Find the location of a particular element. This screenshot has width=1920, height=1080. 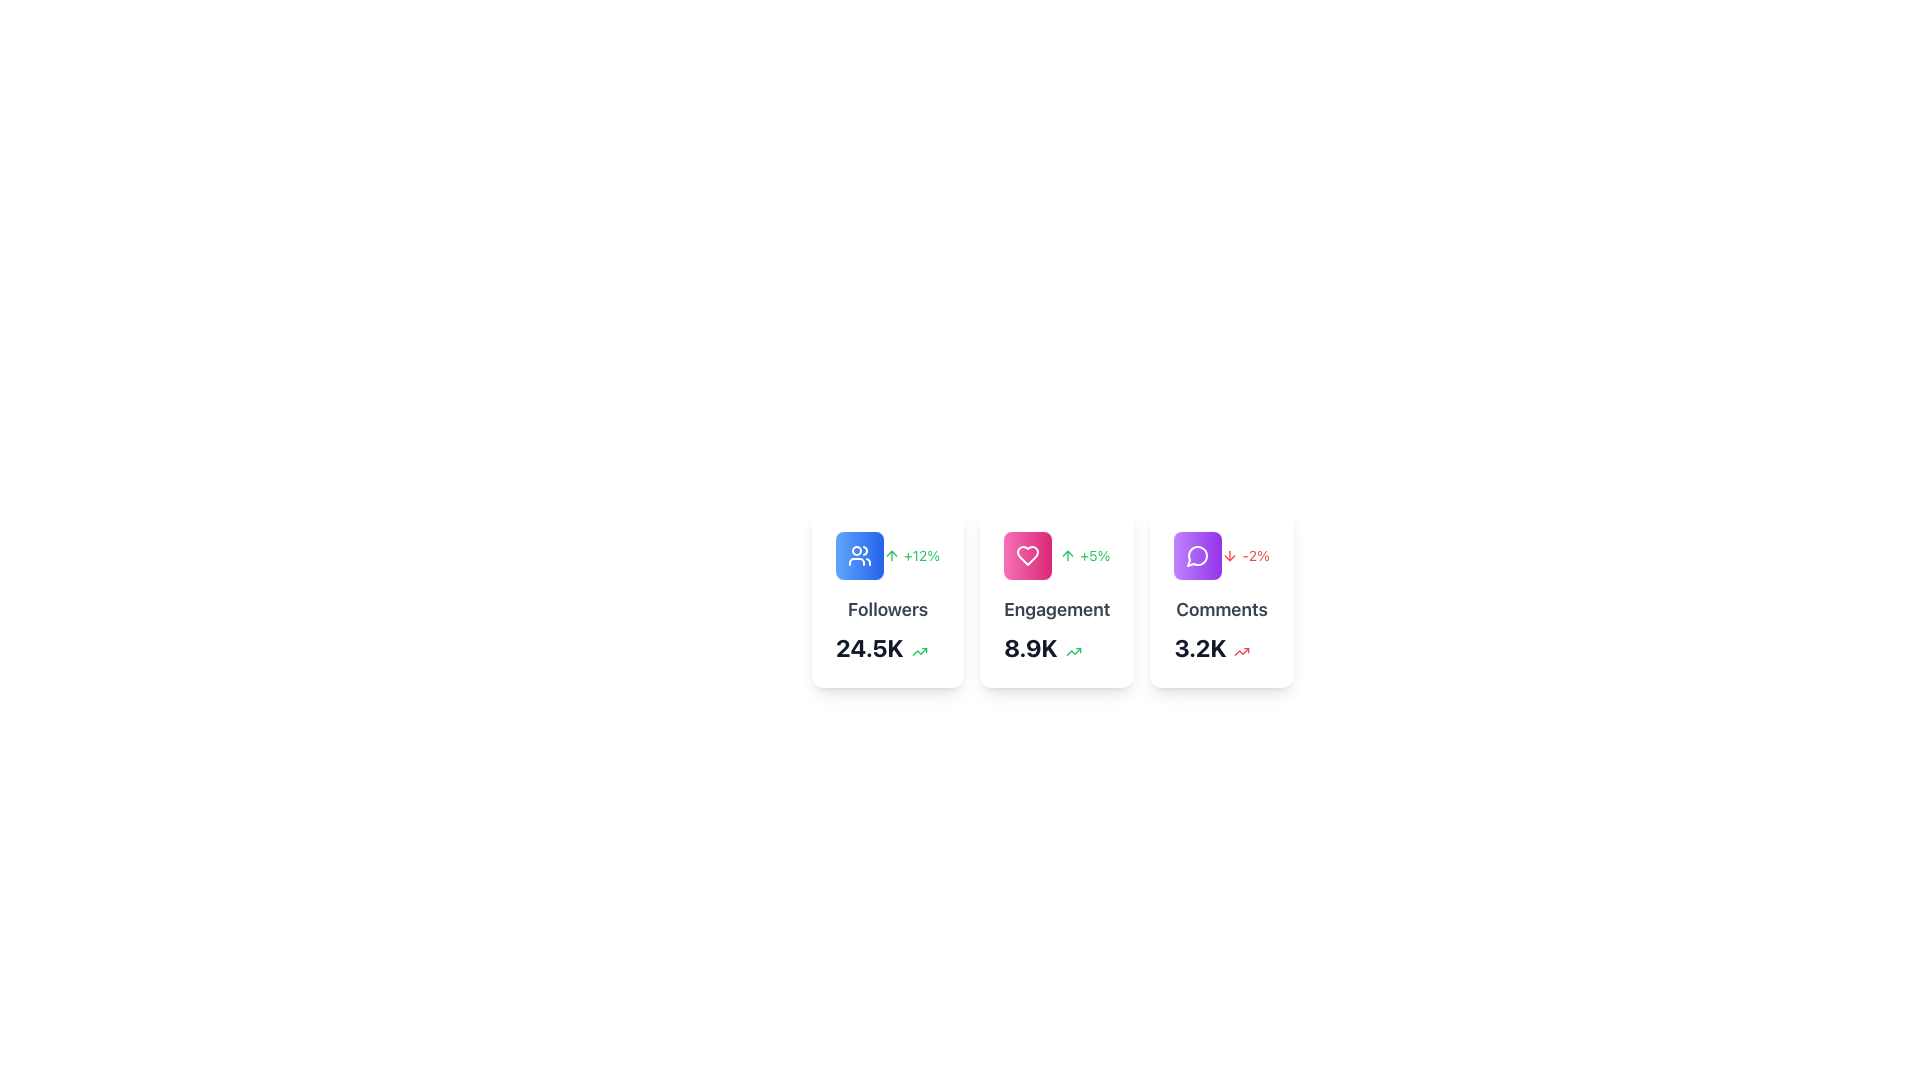

the comments SVG icon located in the third panel from the left, adjacent to the 'Followers' and 'Engagement' panels, for accessibility purposes is located at coordinates (1198, 555).